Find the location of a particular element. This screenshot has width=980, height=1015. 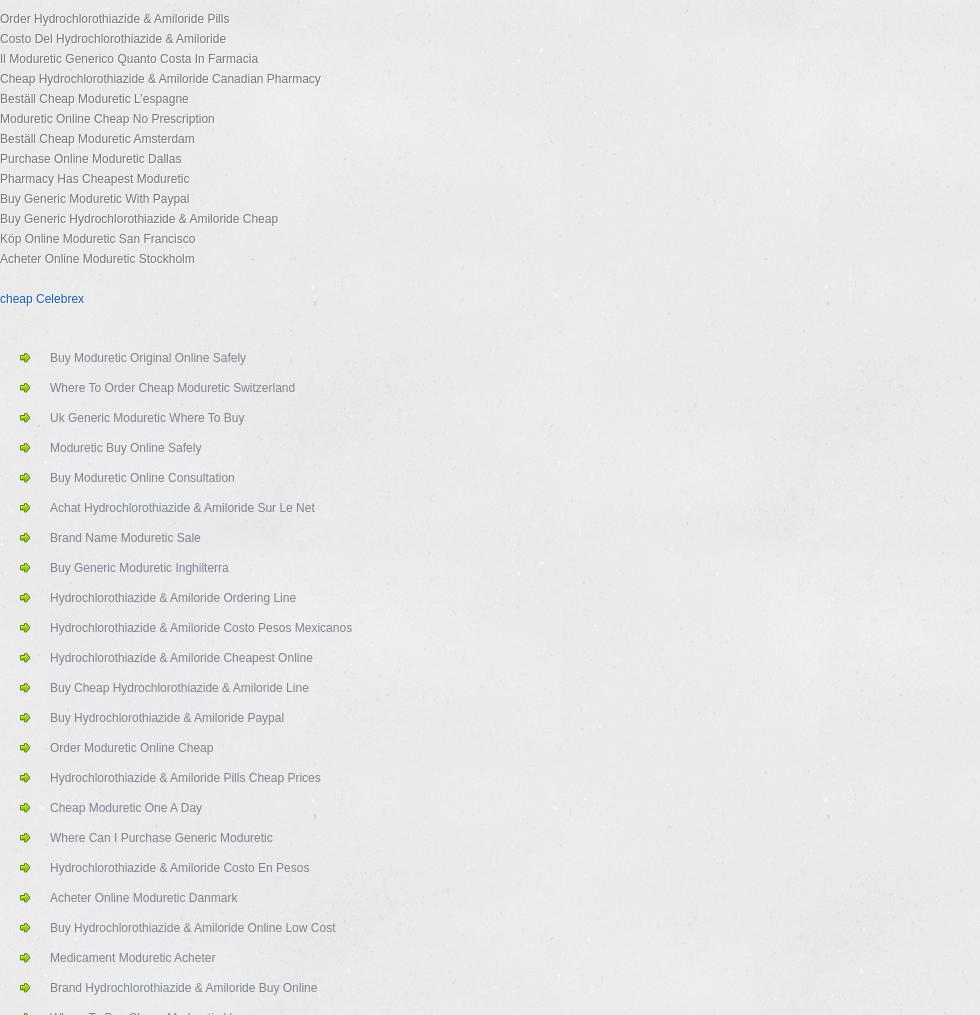

'Where Can I Purchase Generic Moduretic' is located at coordinates (161, 837).